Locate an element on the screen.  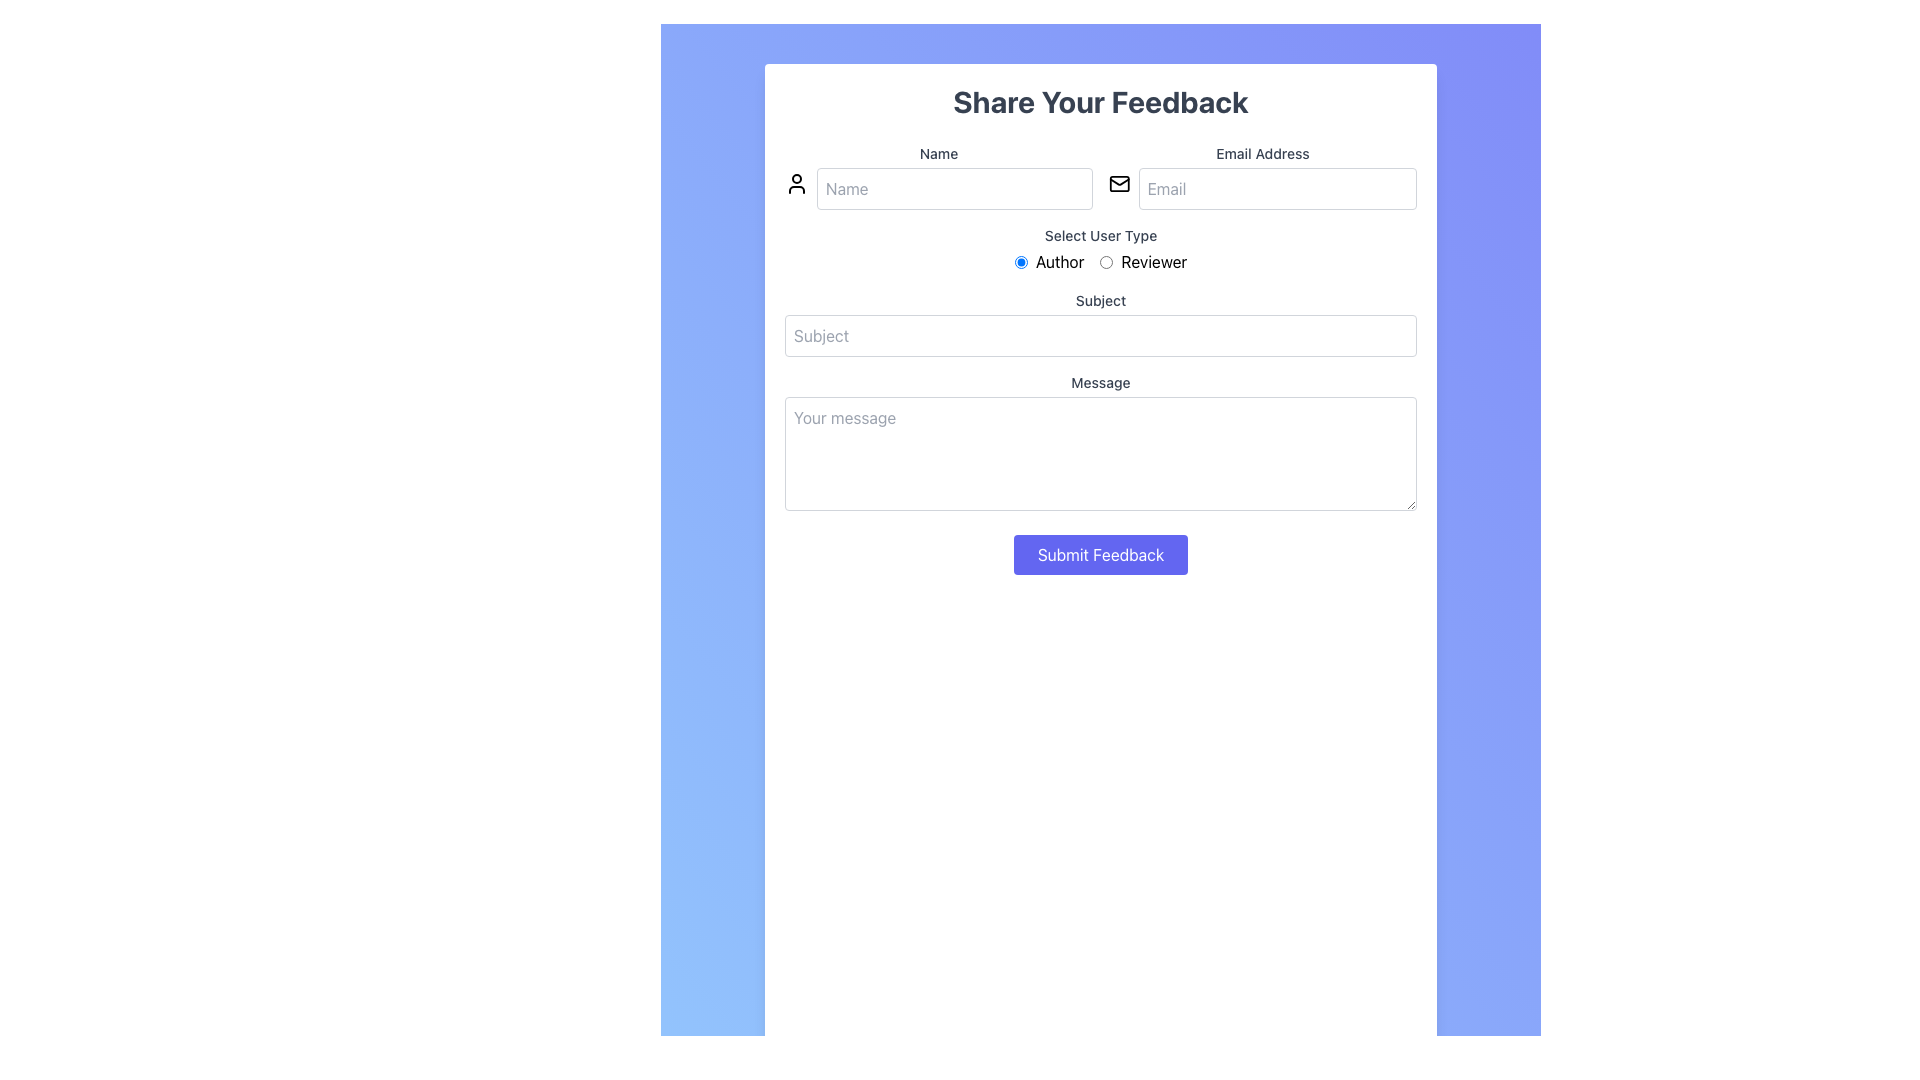
the user icon located to the left of the 'Name' input field, which features a circular head and semicircular body outline is located at coordinates (795, 184).